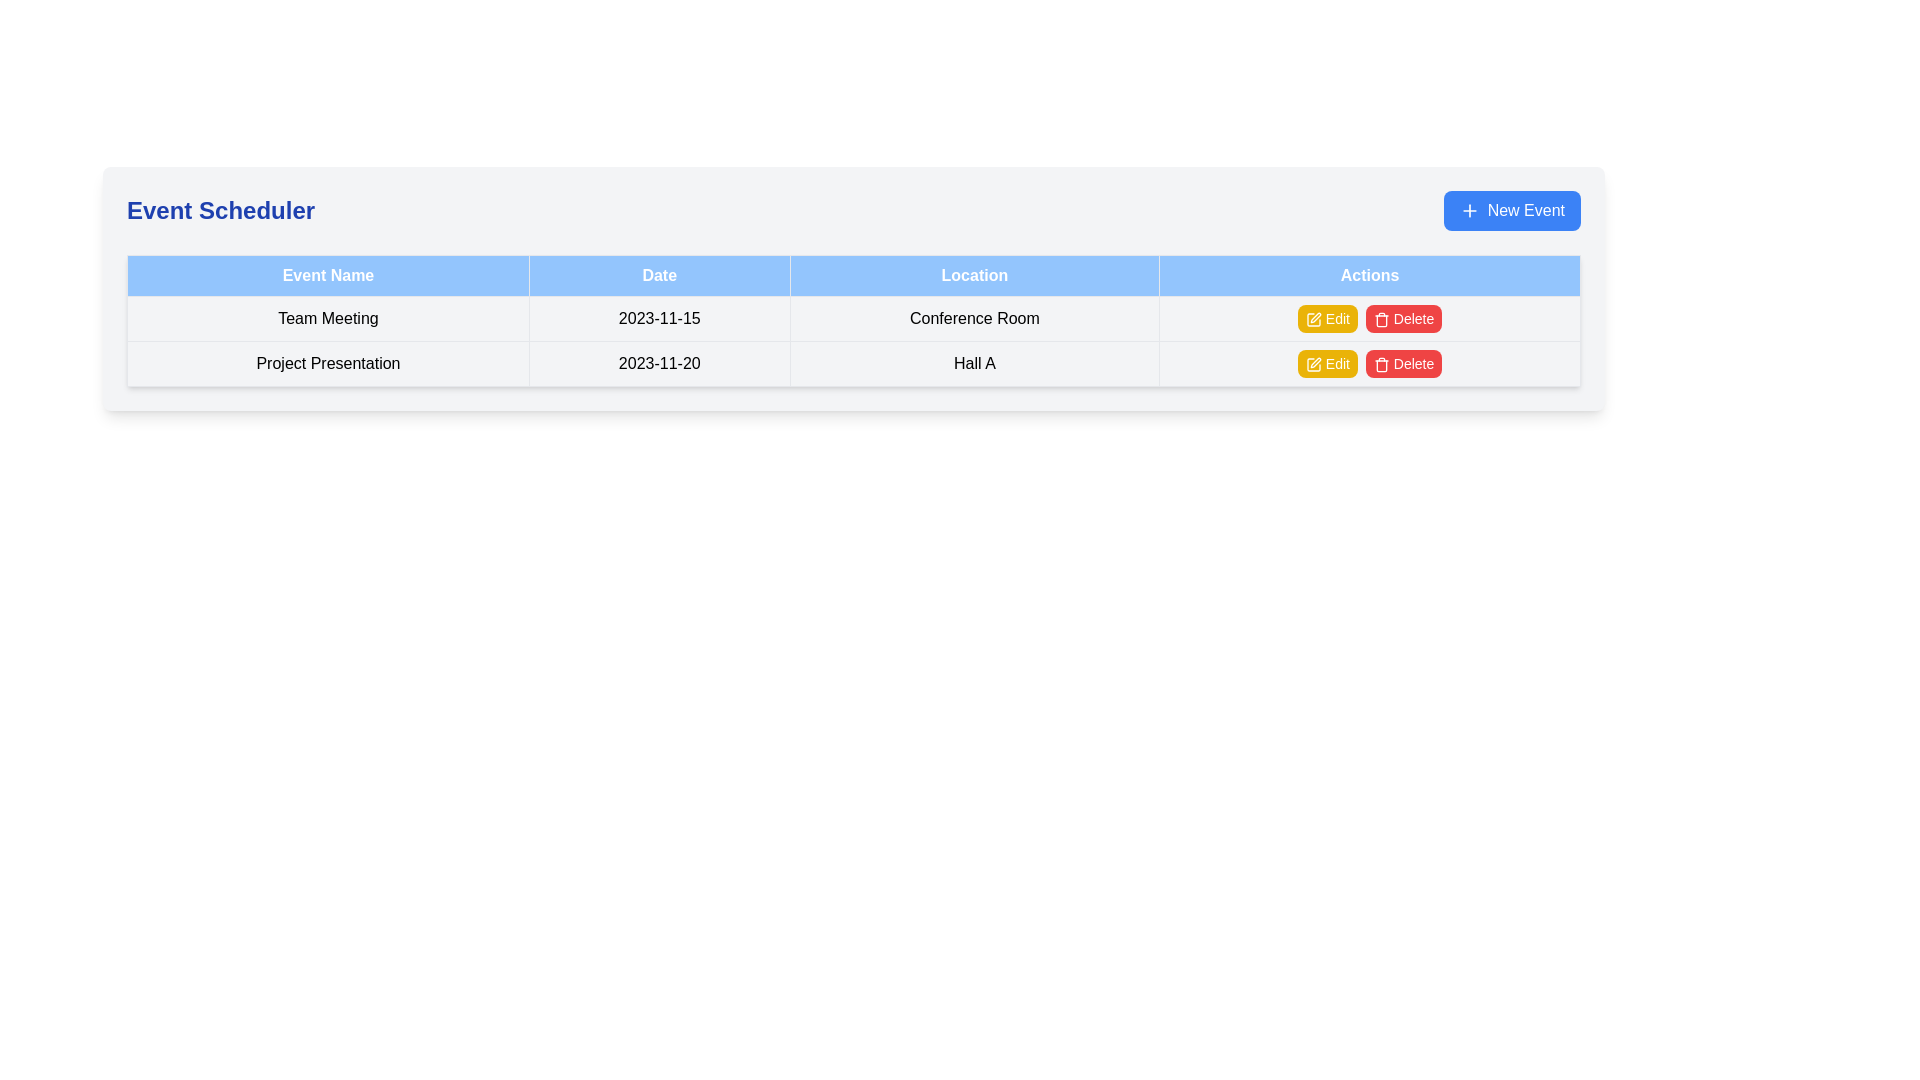 The width and height of the screenshot is (1920, 1080). Describe the element at coordinates (220, 211) in the screenshot. I see `the 'Event Scheduler' text, which is prominently displayed in bold blue font at the upper-left area of the interface` at that location.